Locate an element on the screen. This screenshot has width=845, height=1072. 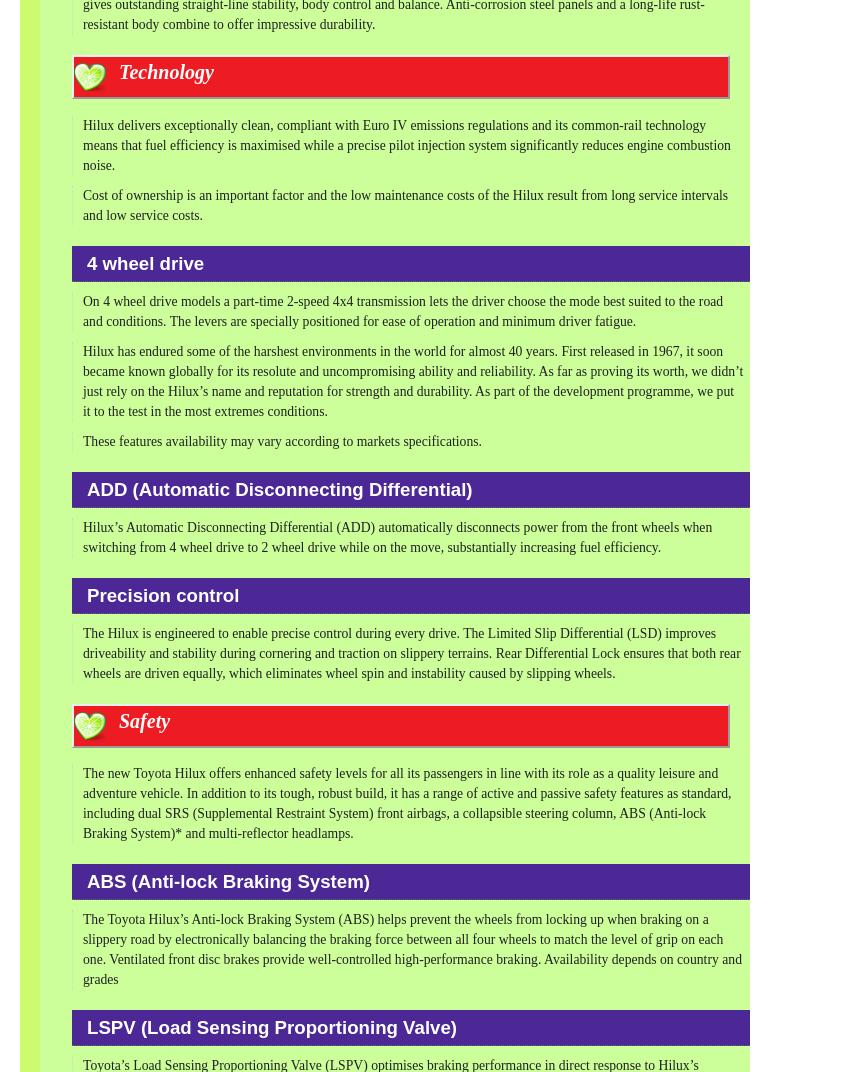
'The new Toyota Hilux offers enhanced safety levels for all its passengers in line with its role as a quality leisure and adventure vehicle. In addition to its tough, robust build, it has a range of active and passive safety features as standard, including dual SRS (Supplemental Restraint System) front airbags, a collapsible steering column, ABS (Anti-lock Braking System)* and multi-reflector headlamps.' is located at coordinates (81, 803).